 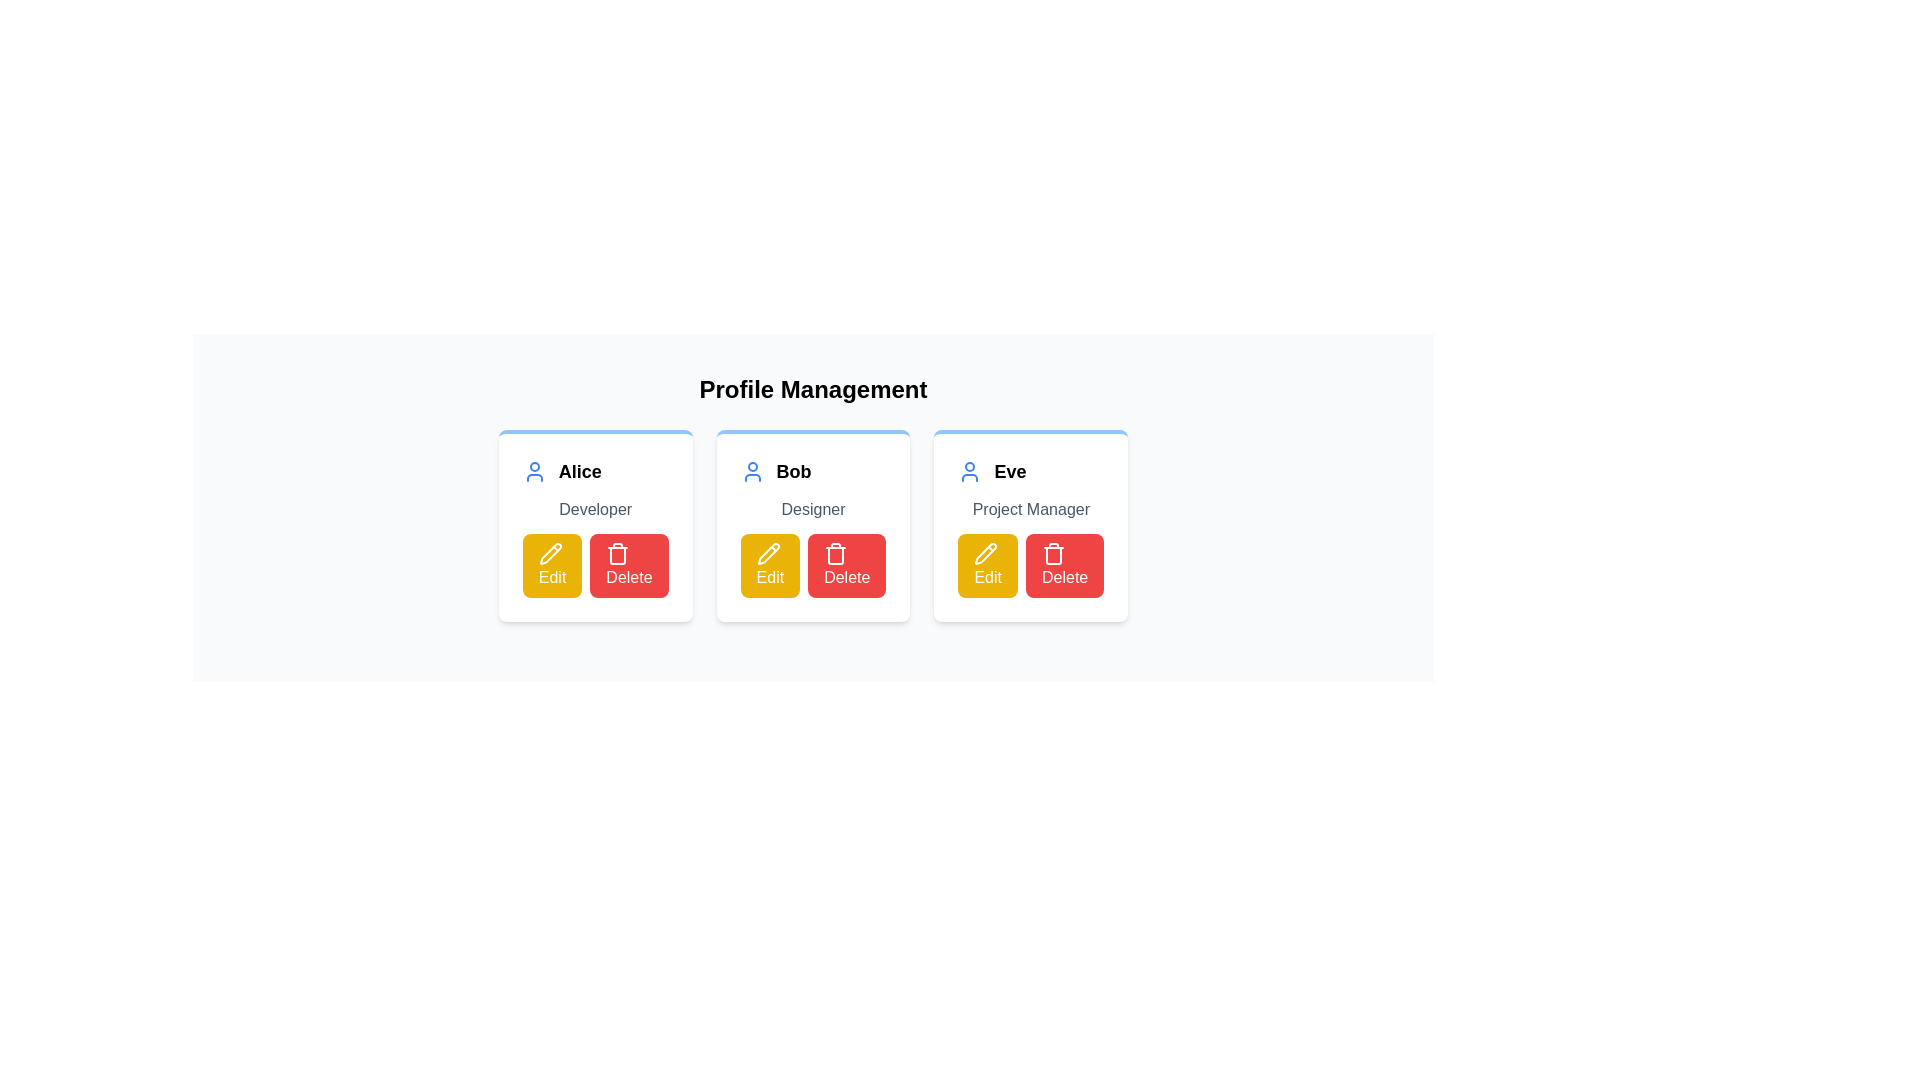 What do you see at coordinates (767, 554) in the screenshot?
I see `the pencil icon associated with editing functionality located in the Profile Management section of the user profile card labeled 'Bob'` at bounding box center [767, 554].